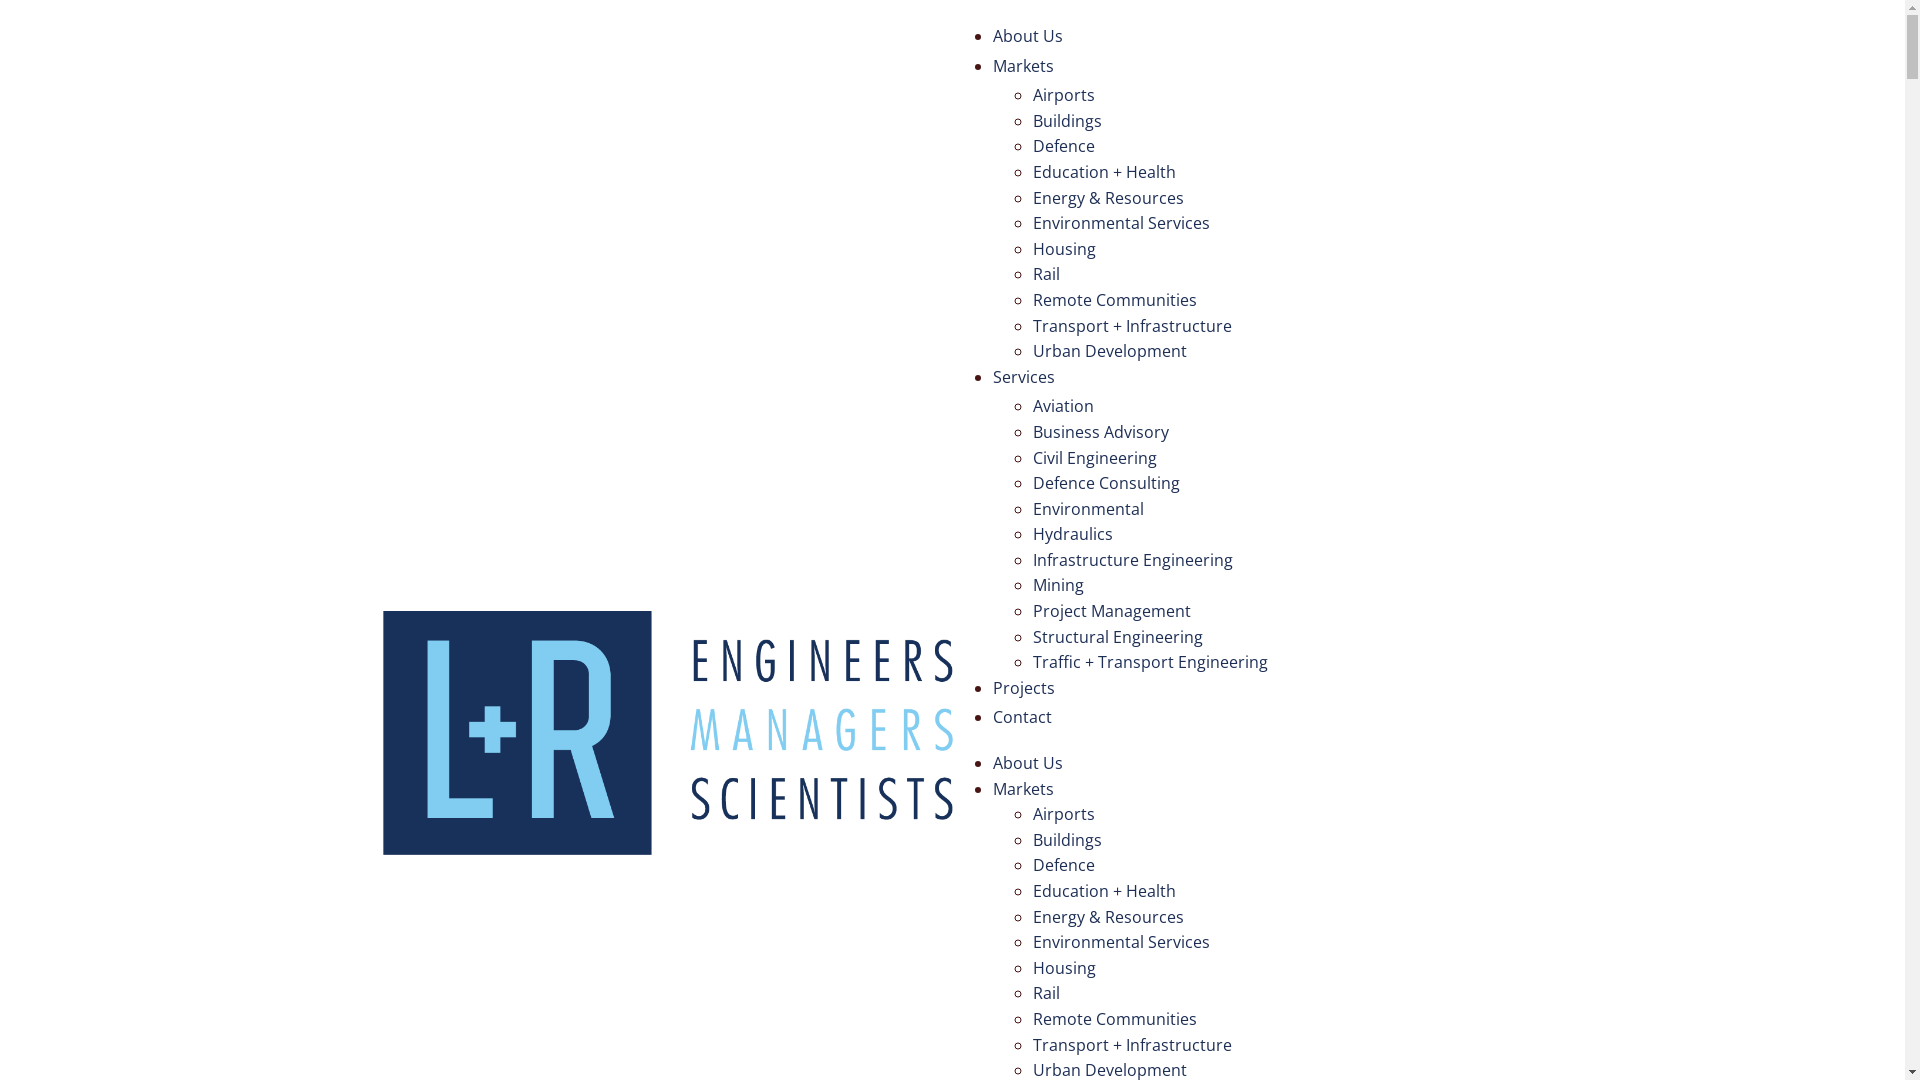 This screenshot has height=1080, width=1920. What do you see at coordinates (1120, 941) in the screenshot?
I see `'Environmental Services'` at bounding box center [1120, 941].